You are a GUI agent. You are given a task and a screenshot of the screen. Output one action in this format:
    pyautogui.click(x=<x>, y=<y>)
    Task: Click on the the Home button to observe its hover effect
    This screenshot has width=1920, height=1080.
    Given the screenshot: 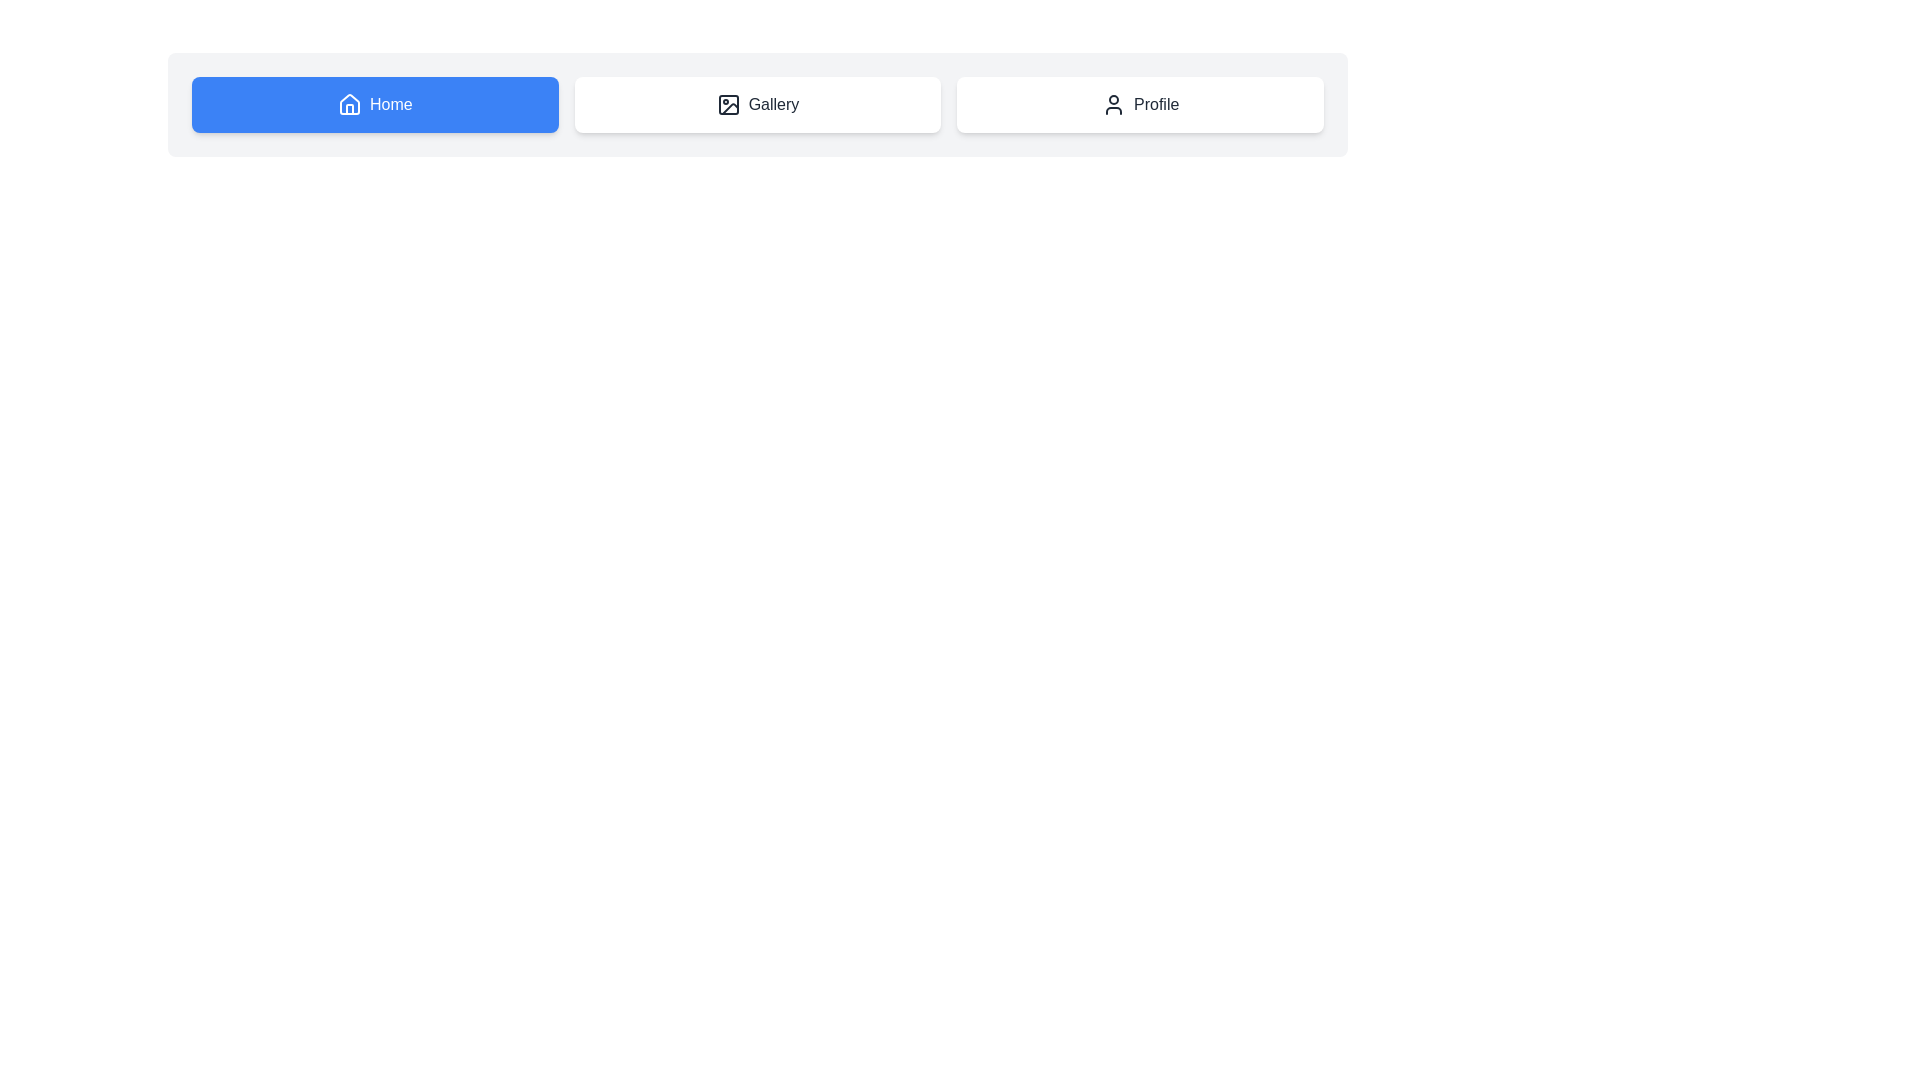 What is the action you would take?
    pyautogui.click(x=374, y=104)
    